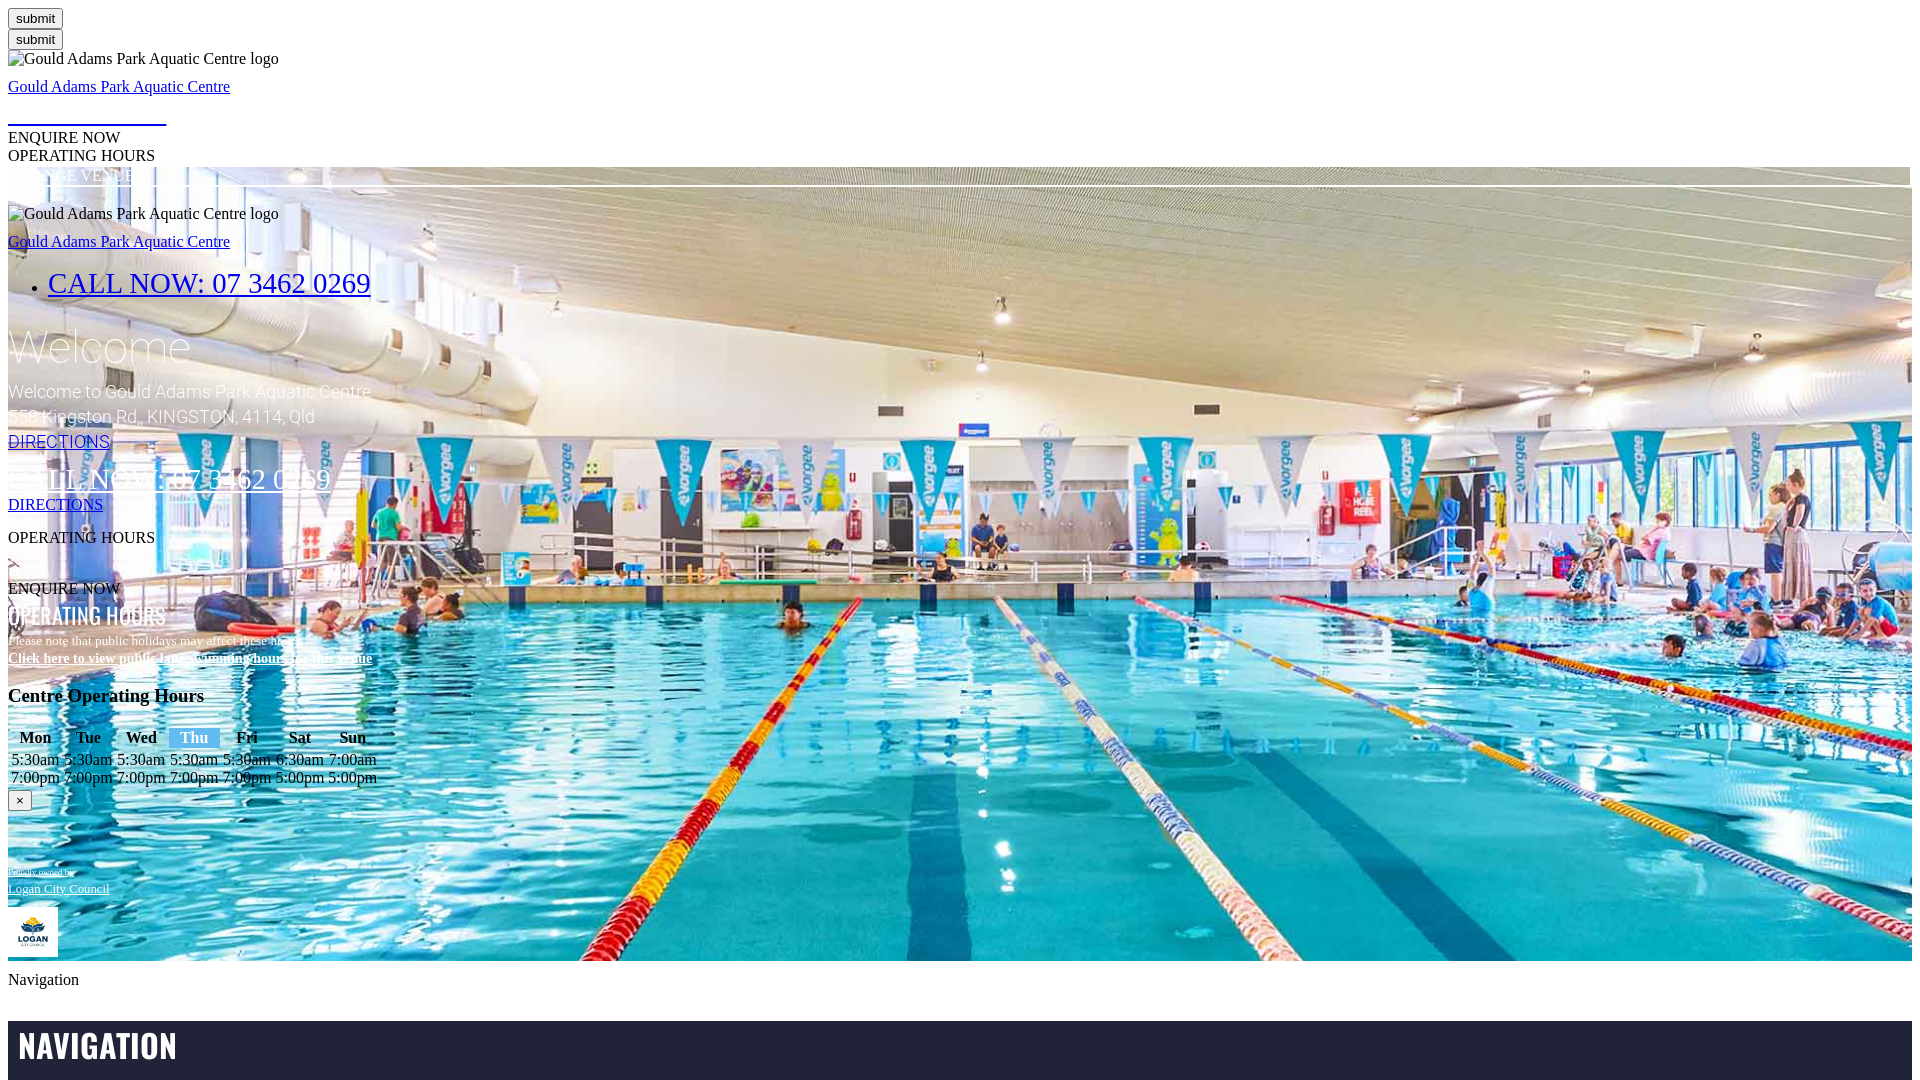  Describe the element at coordinates (190, 658) in the screenshot. I see `'Click here to view public lane swimming hours for this venue'` at that location.